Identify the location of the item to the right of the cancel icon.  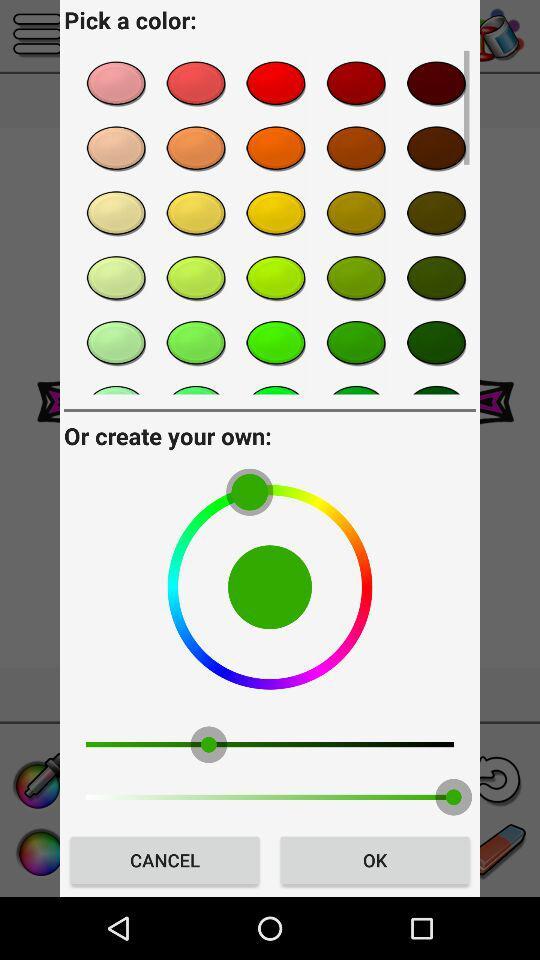
(374, 859).